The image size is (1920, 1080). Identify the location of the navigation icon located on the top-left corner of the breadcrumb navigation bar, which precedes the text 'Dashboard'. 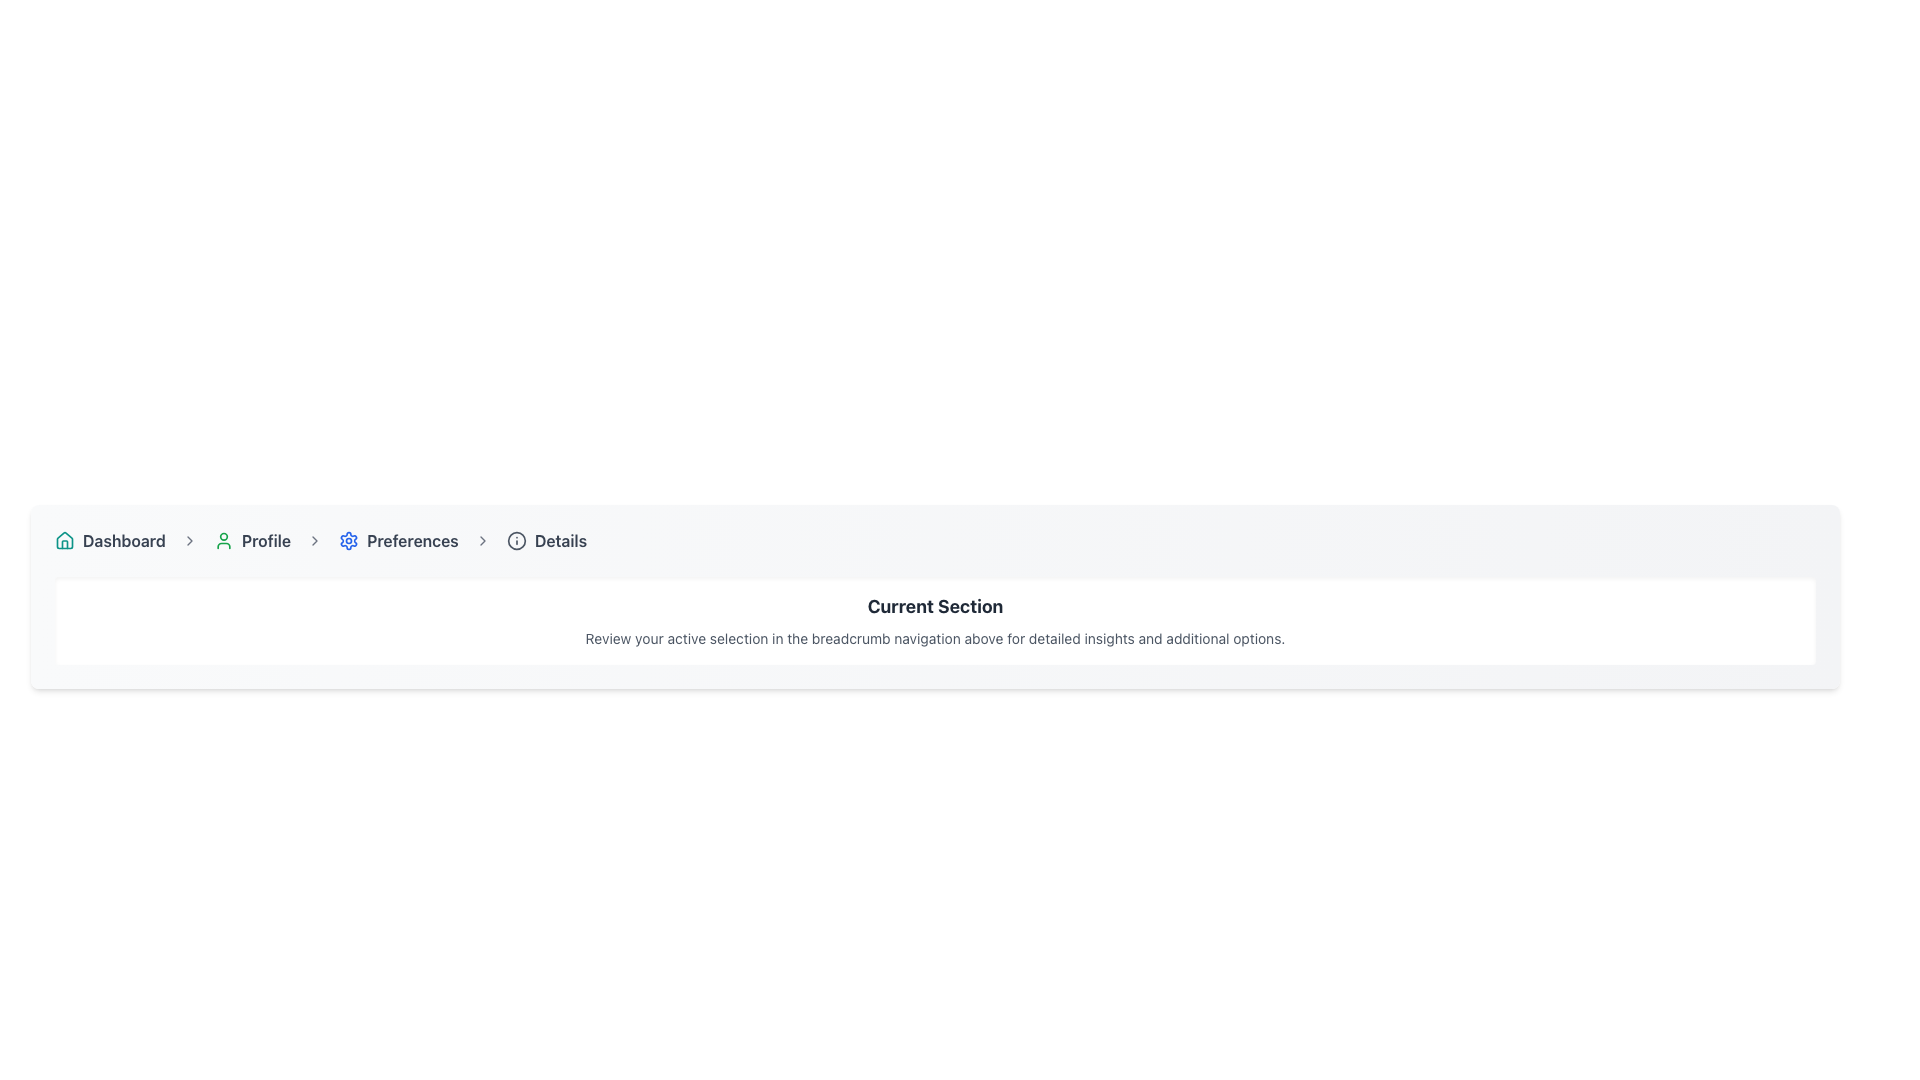
(65, 540).